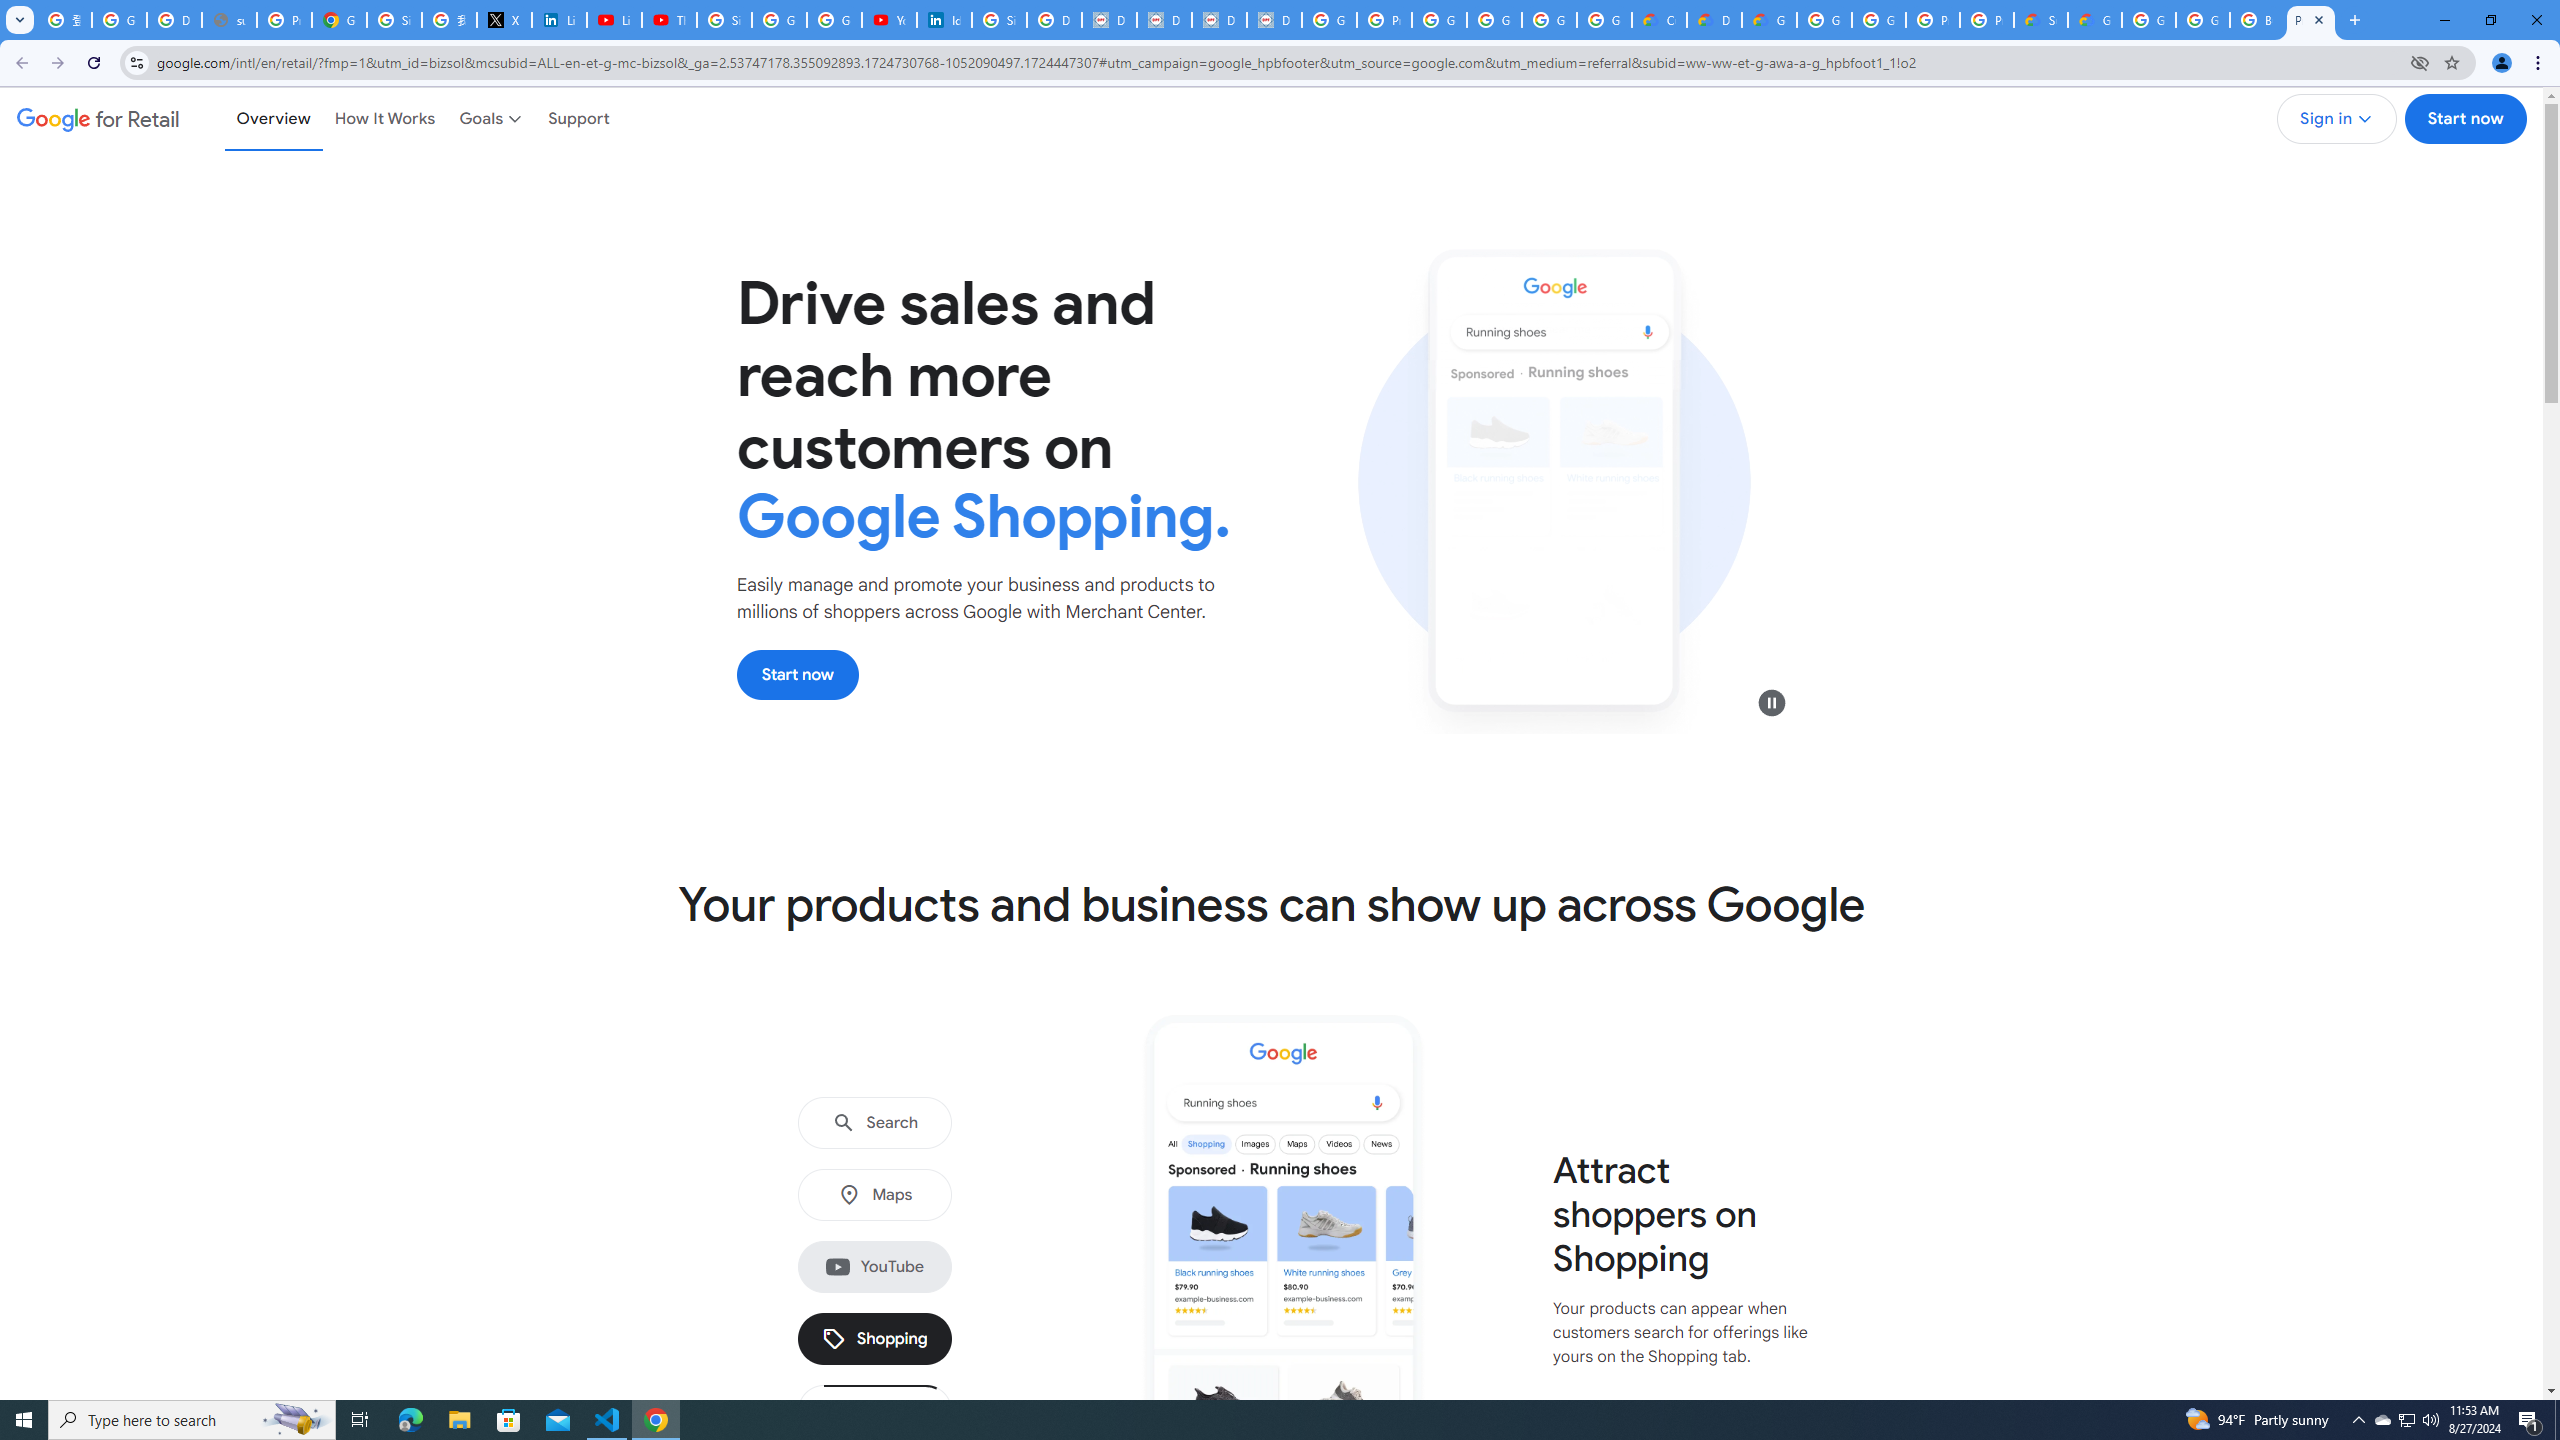 This screenshot has width=2560, height=1440. I want to click on 'Google Cloud Platform', so click(1823, 19).